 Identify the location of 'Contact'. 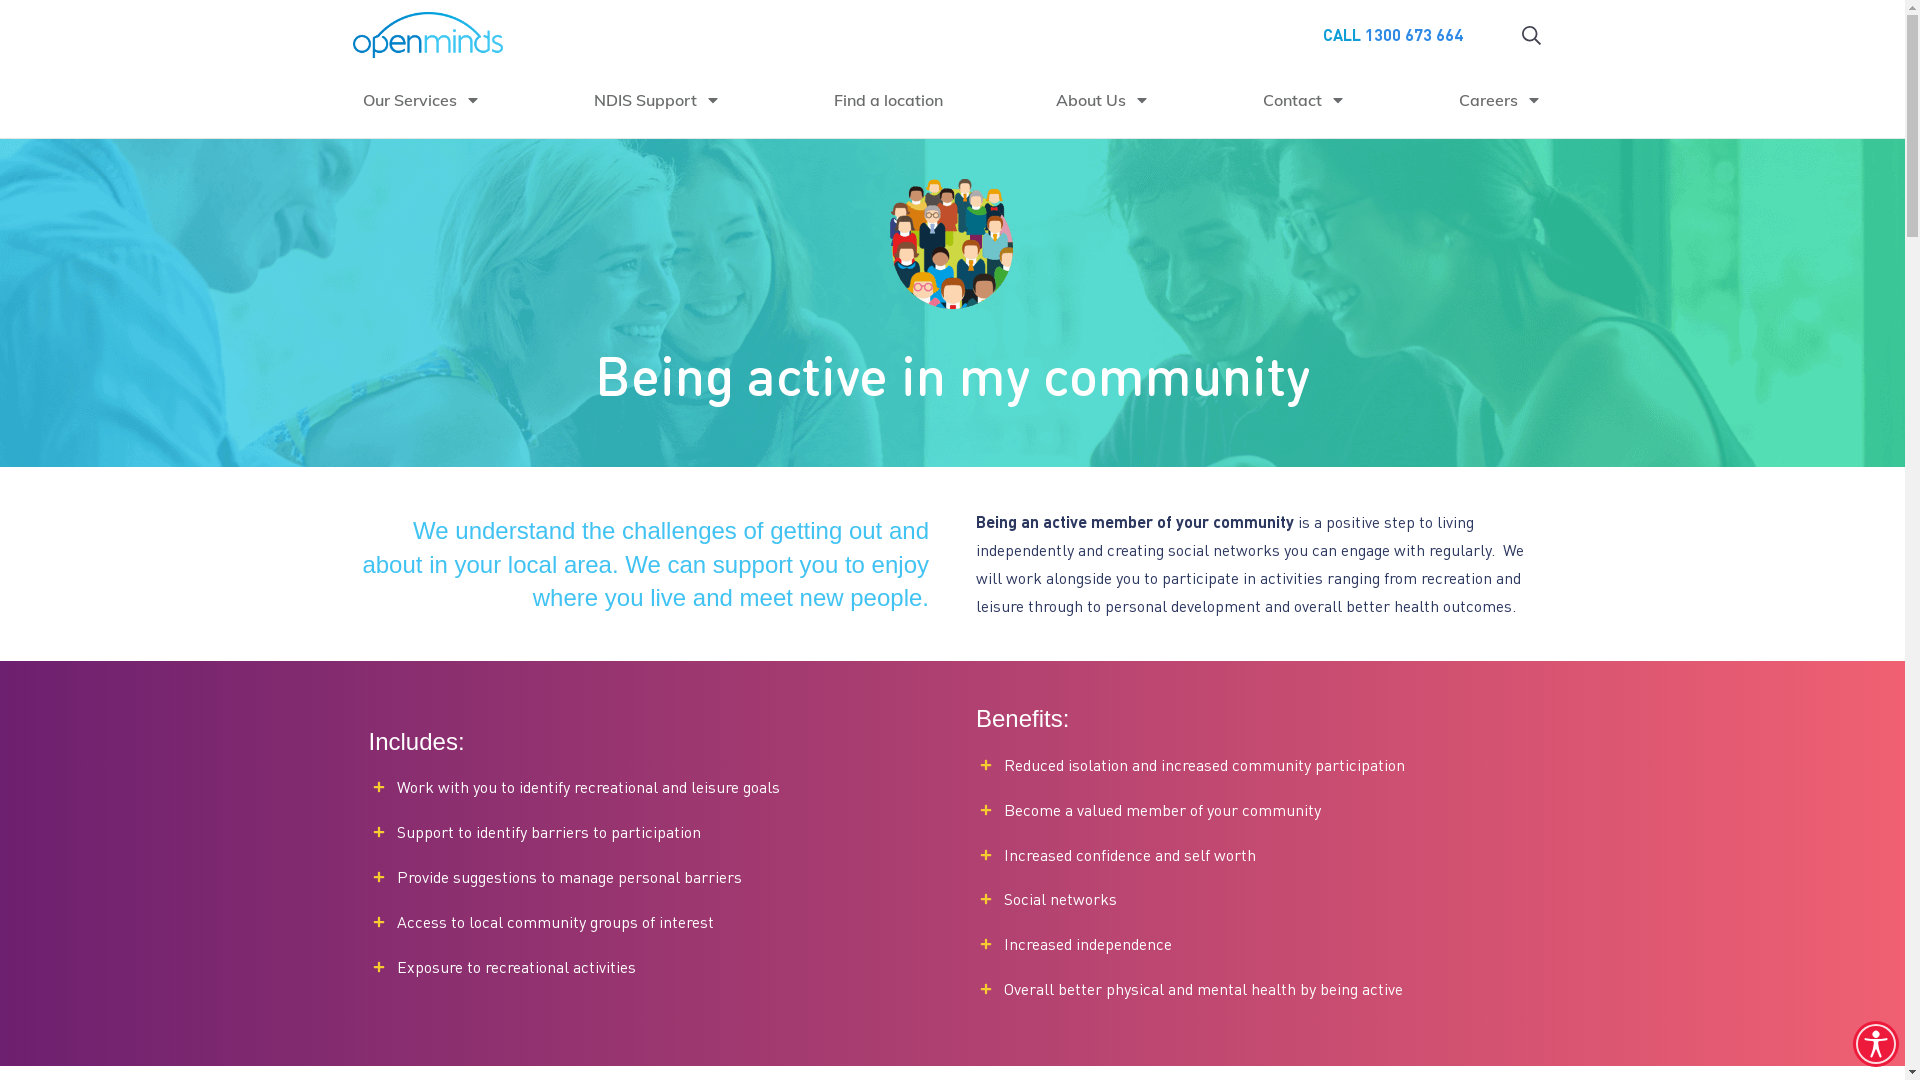
(1304, 100).